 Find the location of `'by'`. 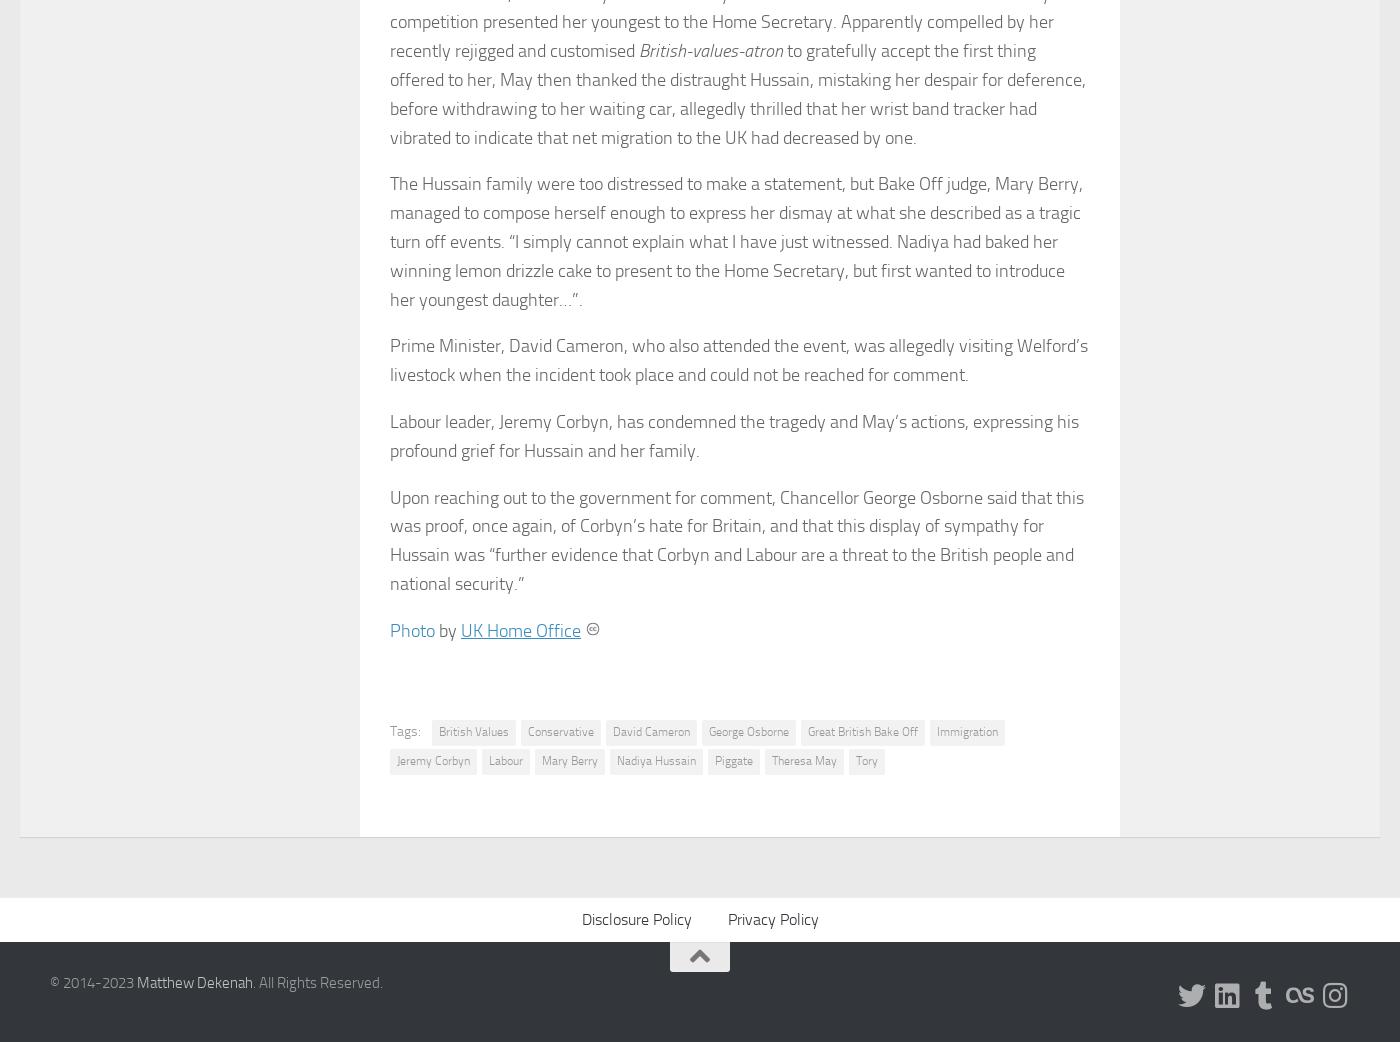

'by' is located at coordinates (448, 629).